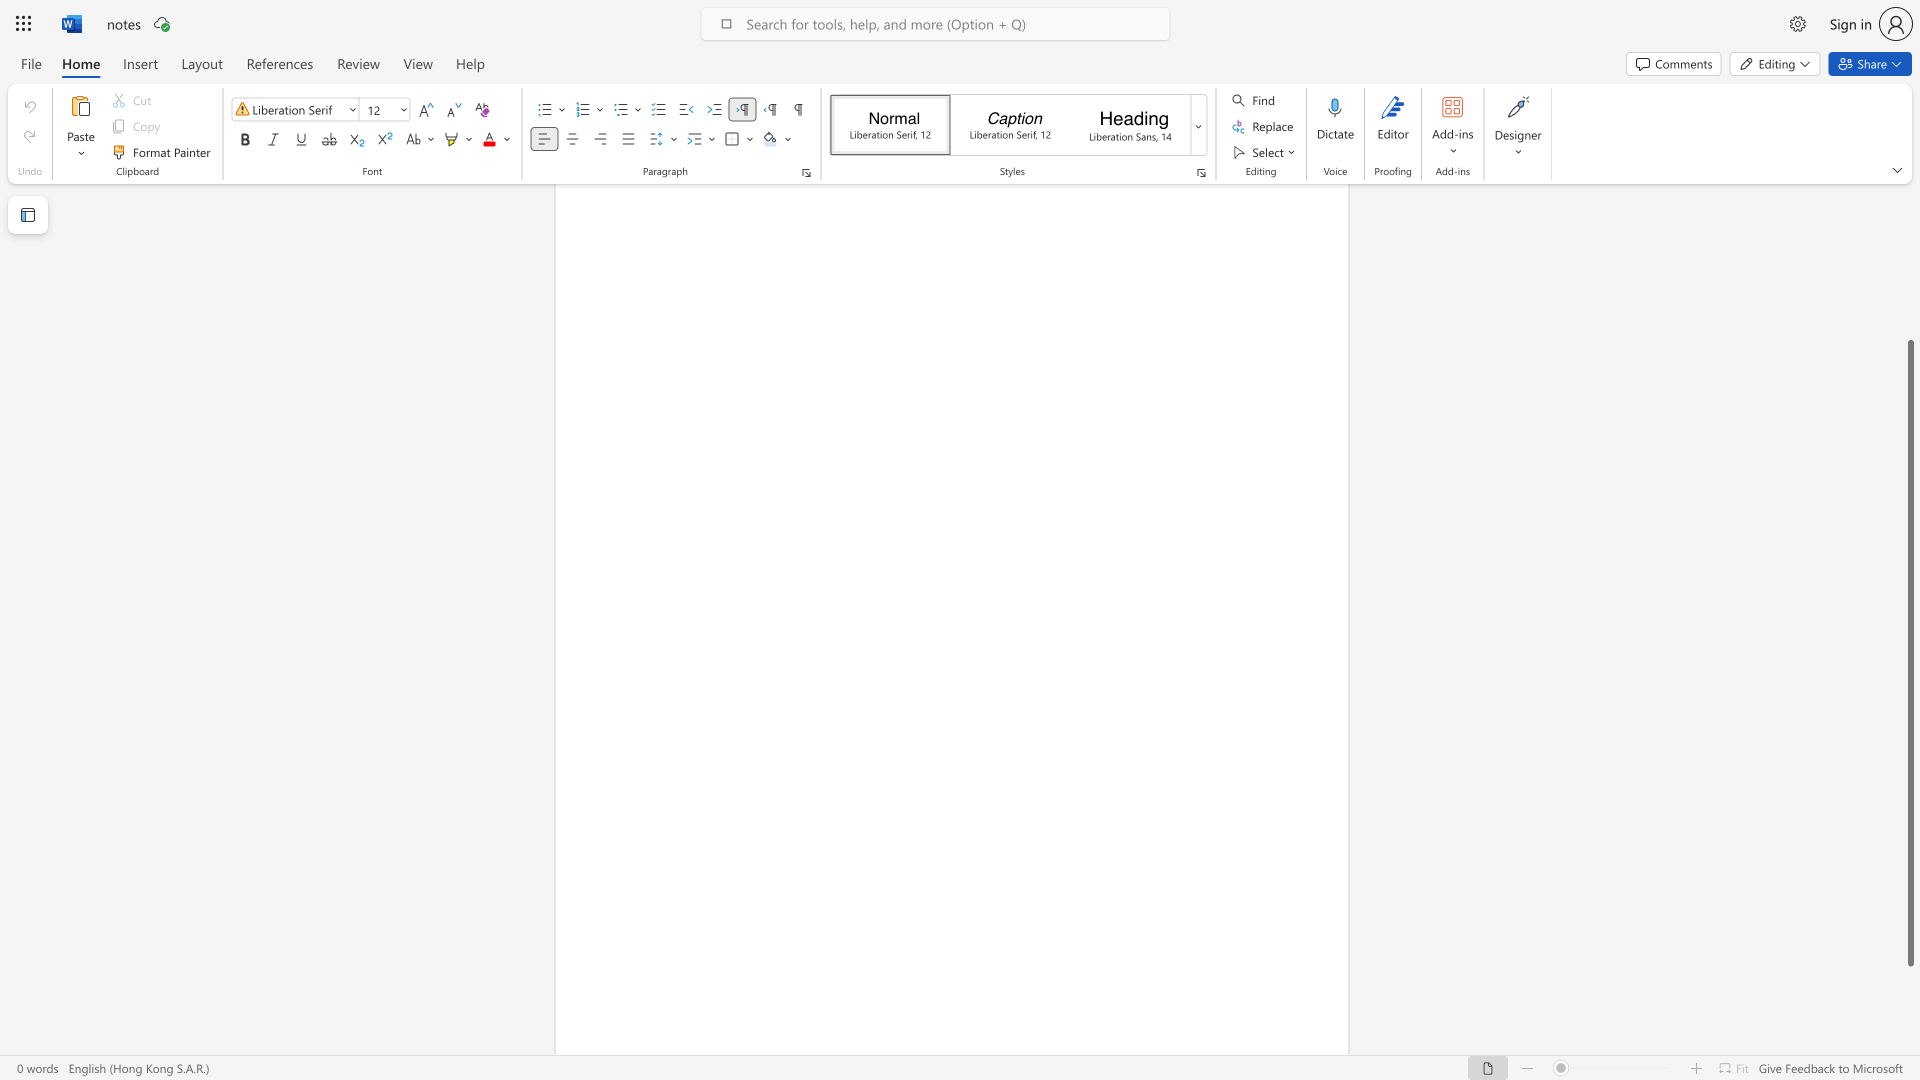 This screenshot has height=1080, width=1920. What do you see at coordinates (1909, 309) in the screenshot?
I see `the scrollbar to slide the page up` at bounding box center [1909, 309].